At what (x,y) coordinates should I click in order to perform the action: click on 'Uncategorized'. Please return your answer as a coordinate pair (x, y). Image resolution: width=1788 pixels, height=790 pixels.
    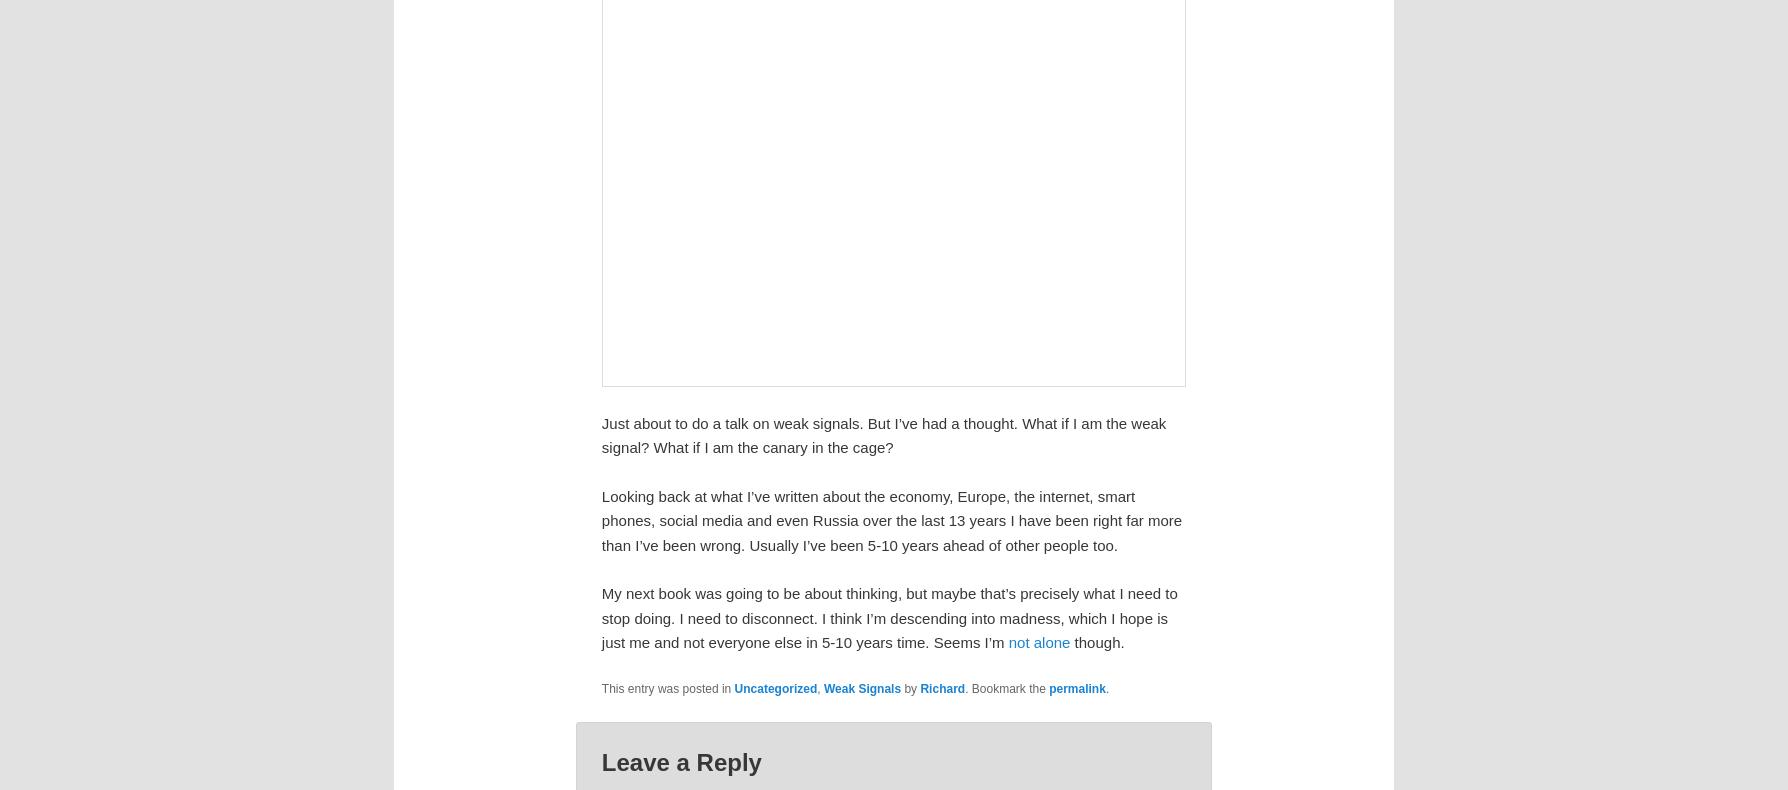
    Looking at the image, I should click on (774, 687).